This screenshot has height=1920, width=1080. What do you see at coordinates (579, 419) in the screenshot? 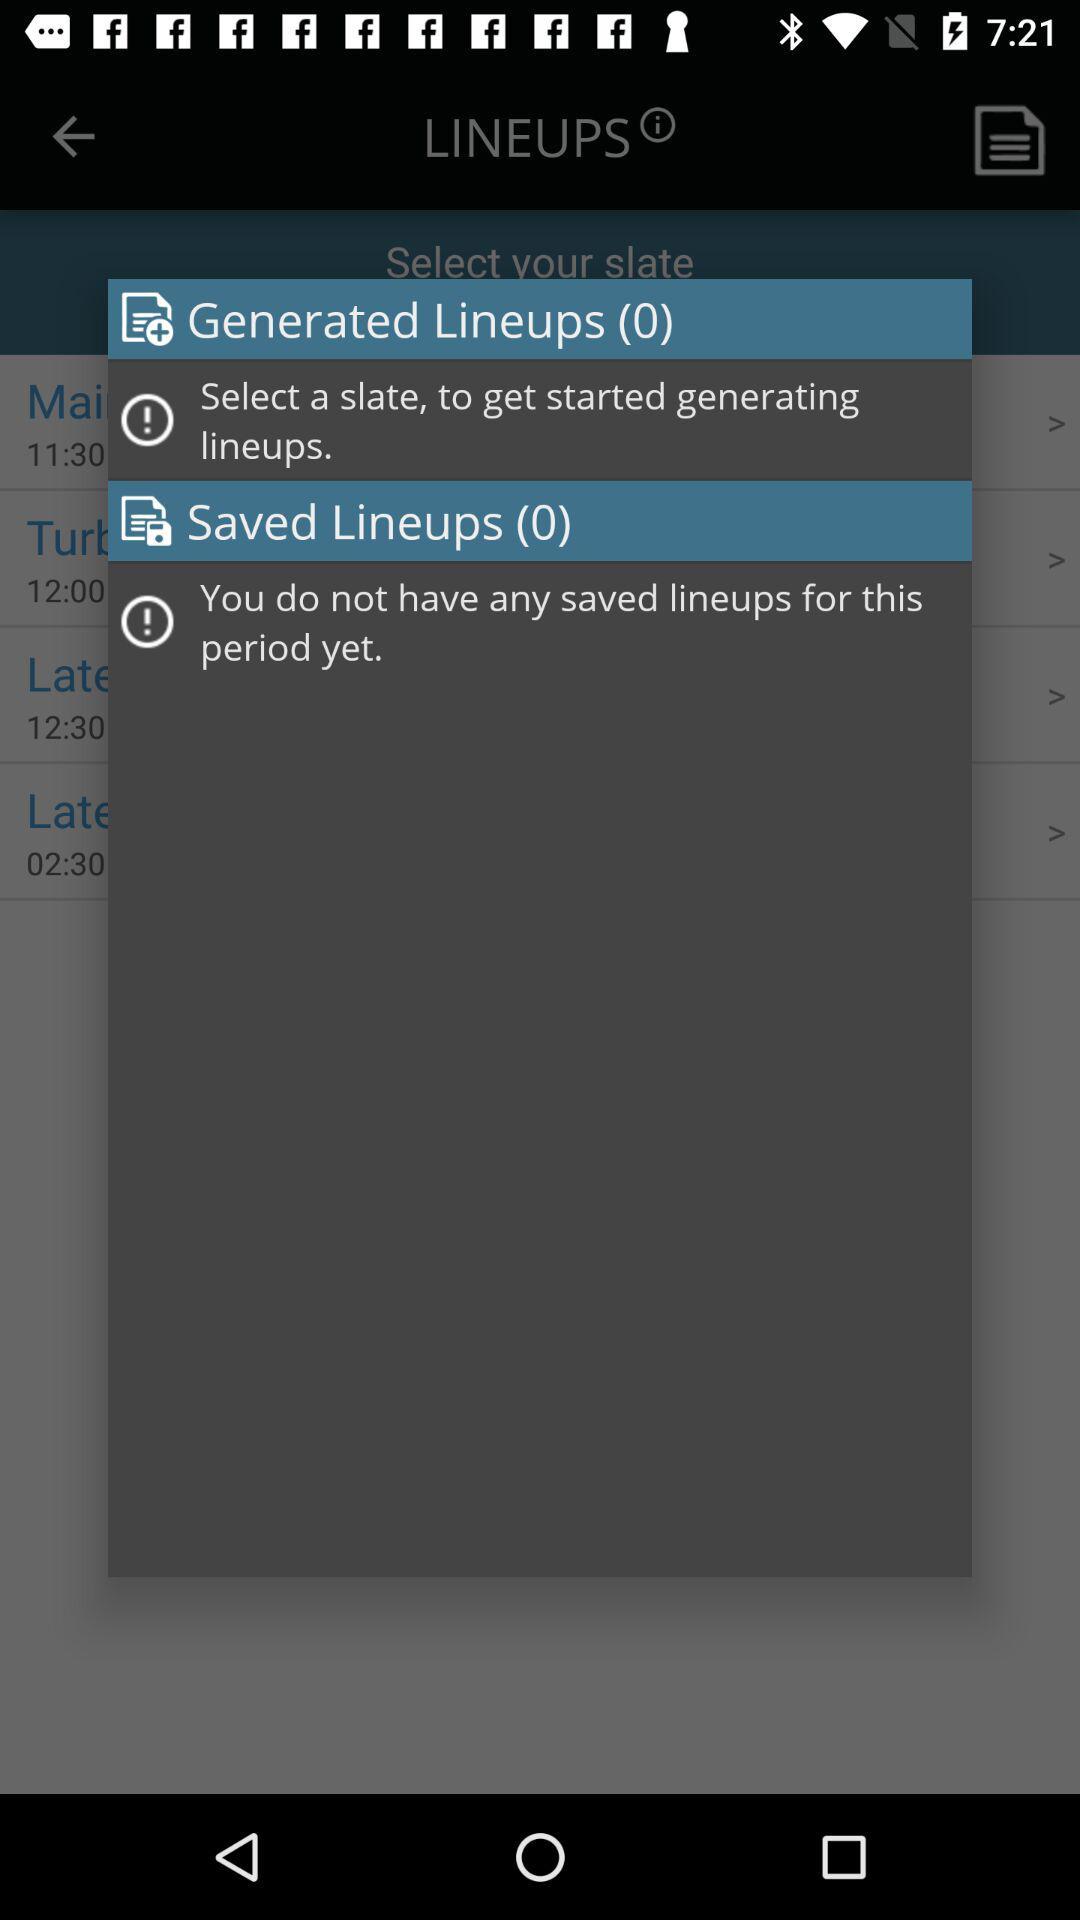
I see `the icon below the generated lineups (0) icon` at bounding box center [579, 419].